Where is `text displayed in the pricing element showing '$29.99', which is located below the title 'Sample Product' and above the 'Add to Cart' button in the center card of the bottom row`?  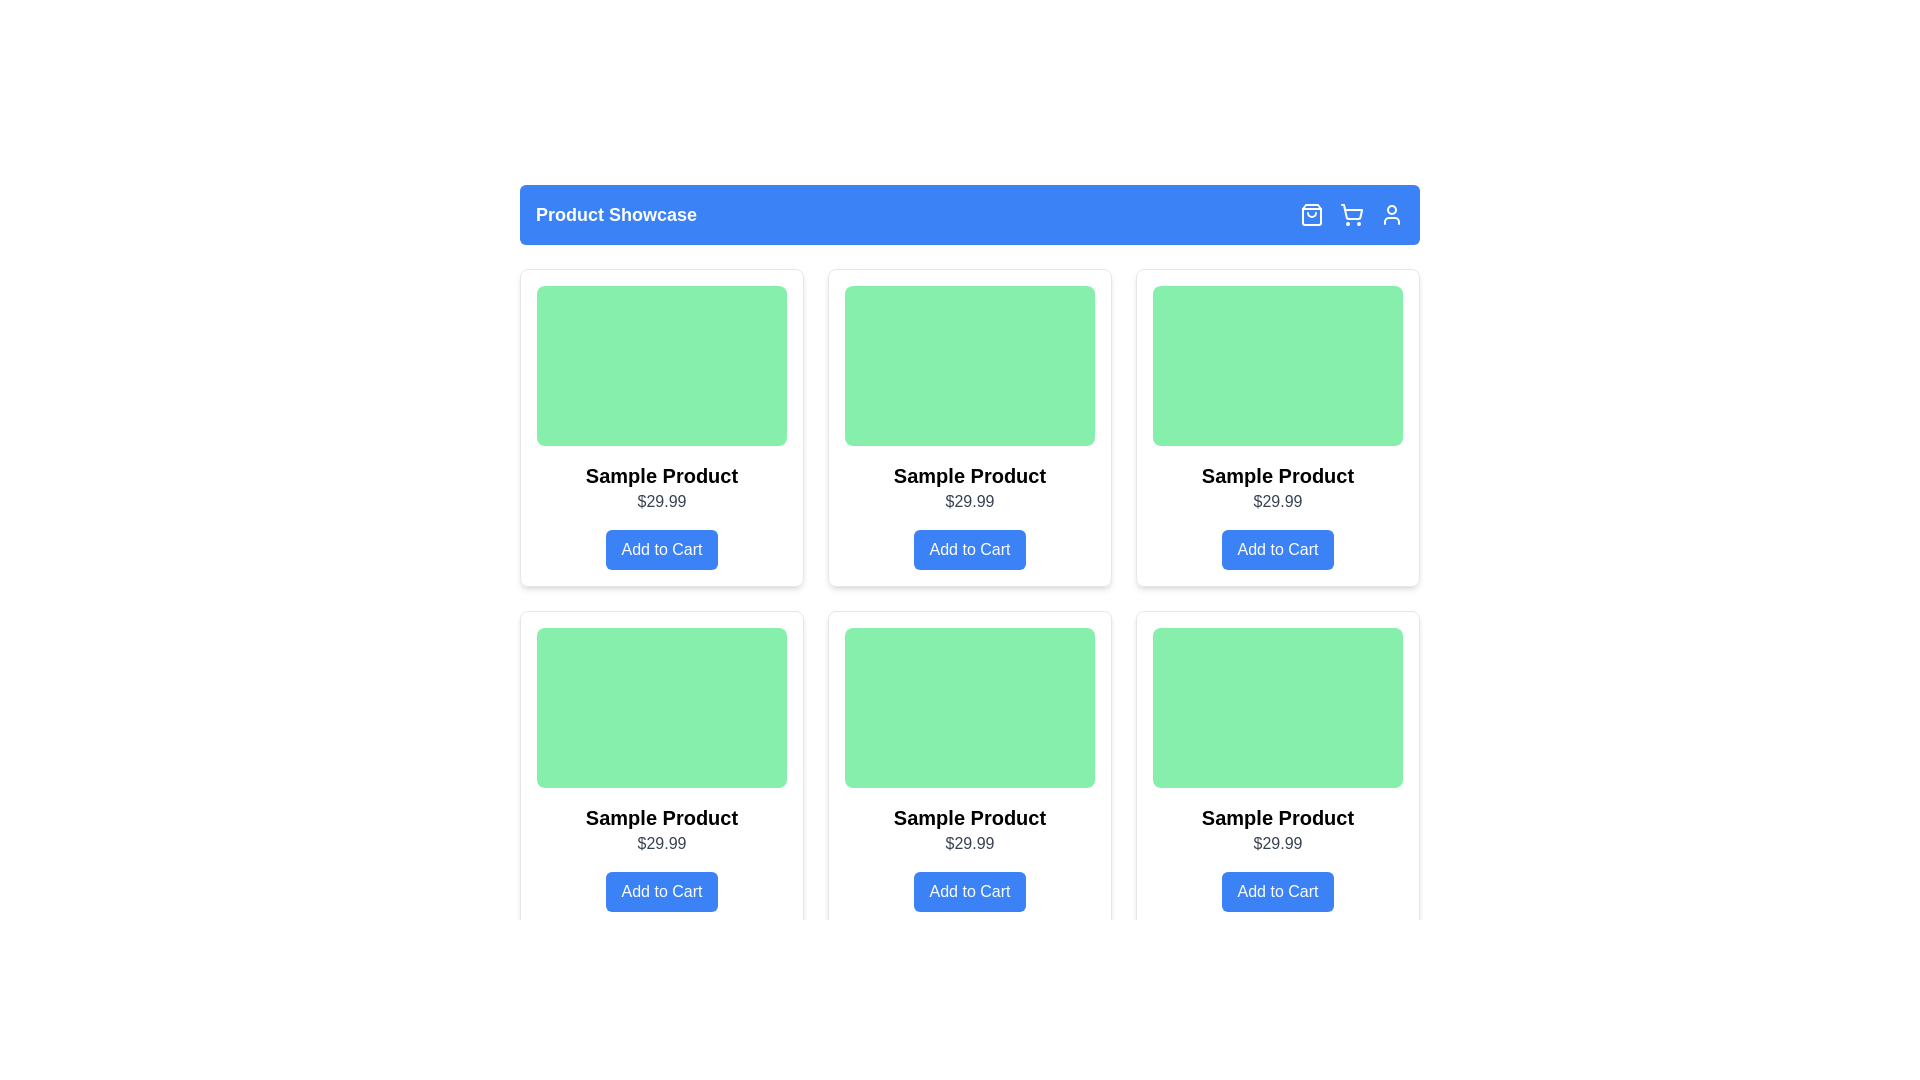 text displayed in the pricing element showing '$29.99', which is located below the title 'Sample Product' and above the 'Add to Cart' button in the center card of the bottom row is located at coordinates (969, 844).